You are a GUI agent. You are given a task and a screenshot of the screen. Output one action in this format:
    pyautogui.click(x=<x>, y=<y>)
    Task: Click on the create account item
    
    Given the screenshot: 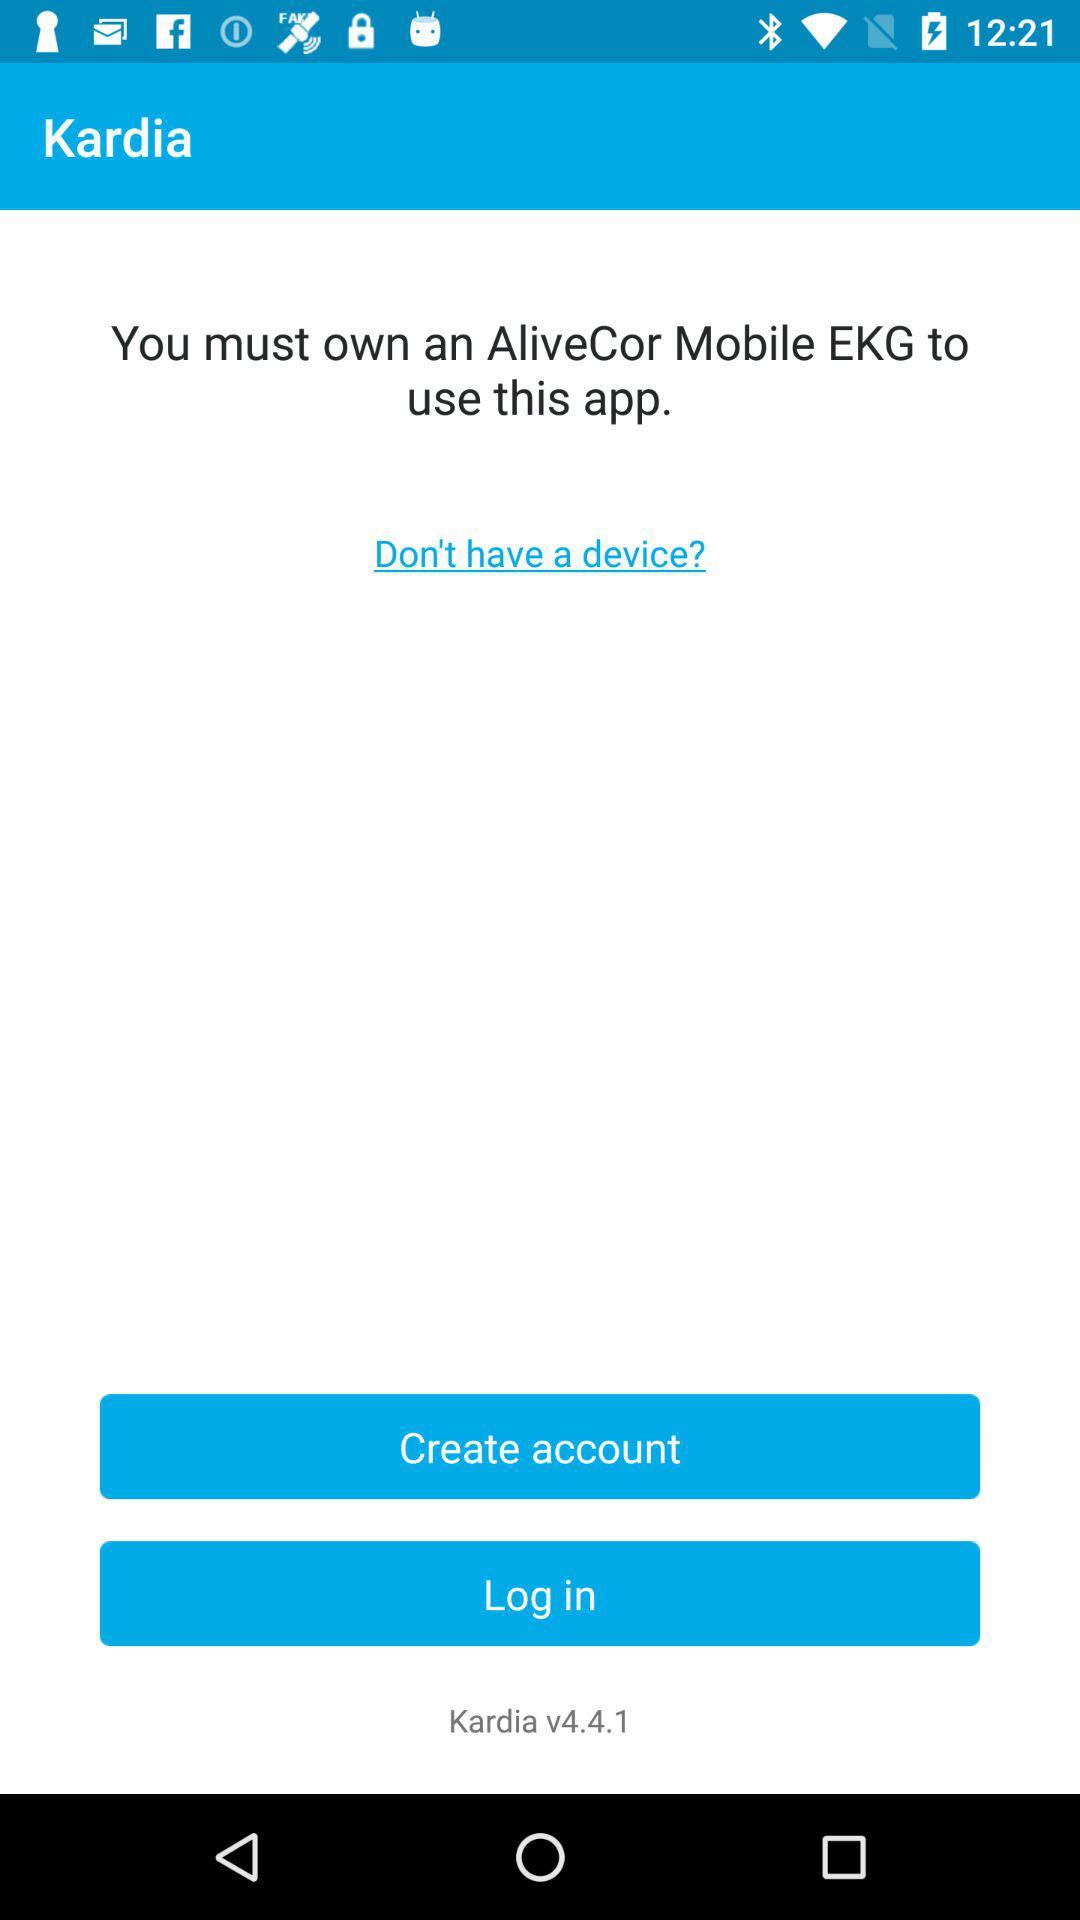 What is the action you would take?
    pyautogui.click(x=540, y=1446)
    